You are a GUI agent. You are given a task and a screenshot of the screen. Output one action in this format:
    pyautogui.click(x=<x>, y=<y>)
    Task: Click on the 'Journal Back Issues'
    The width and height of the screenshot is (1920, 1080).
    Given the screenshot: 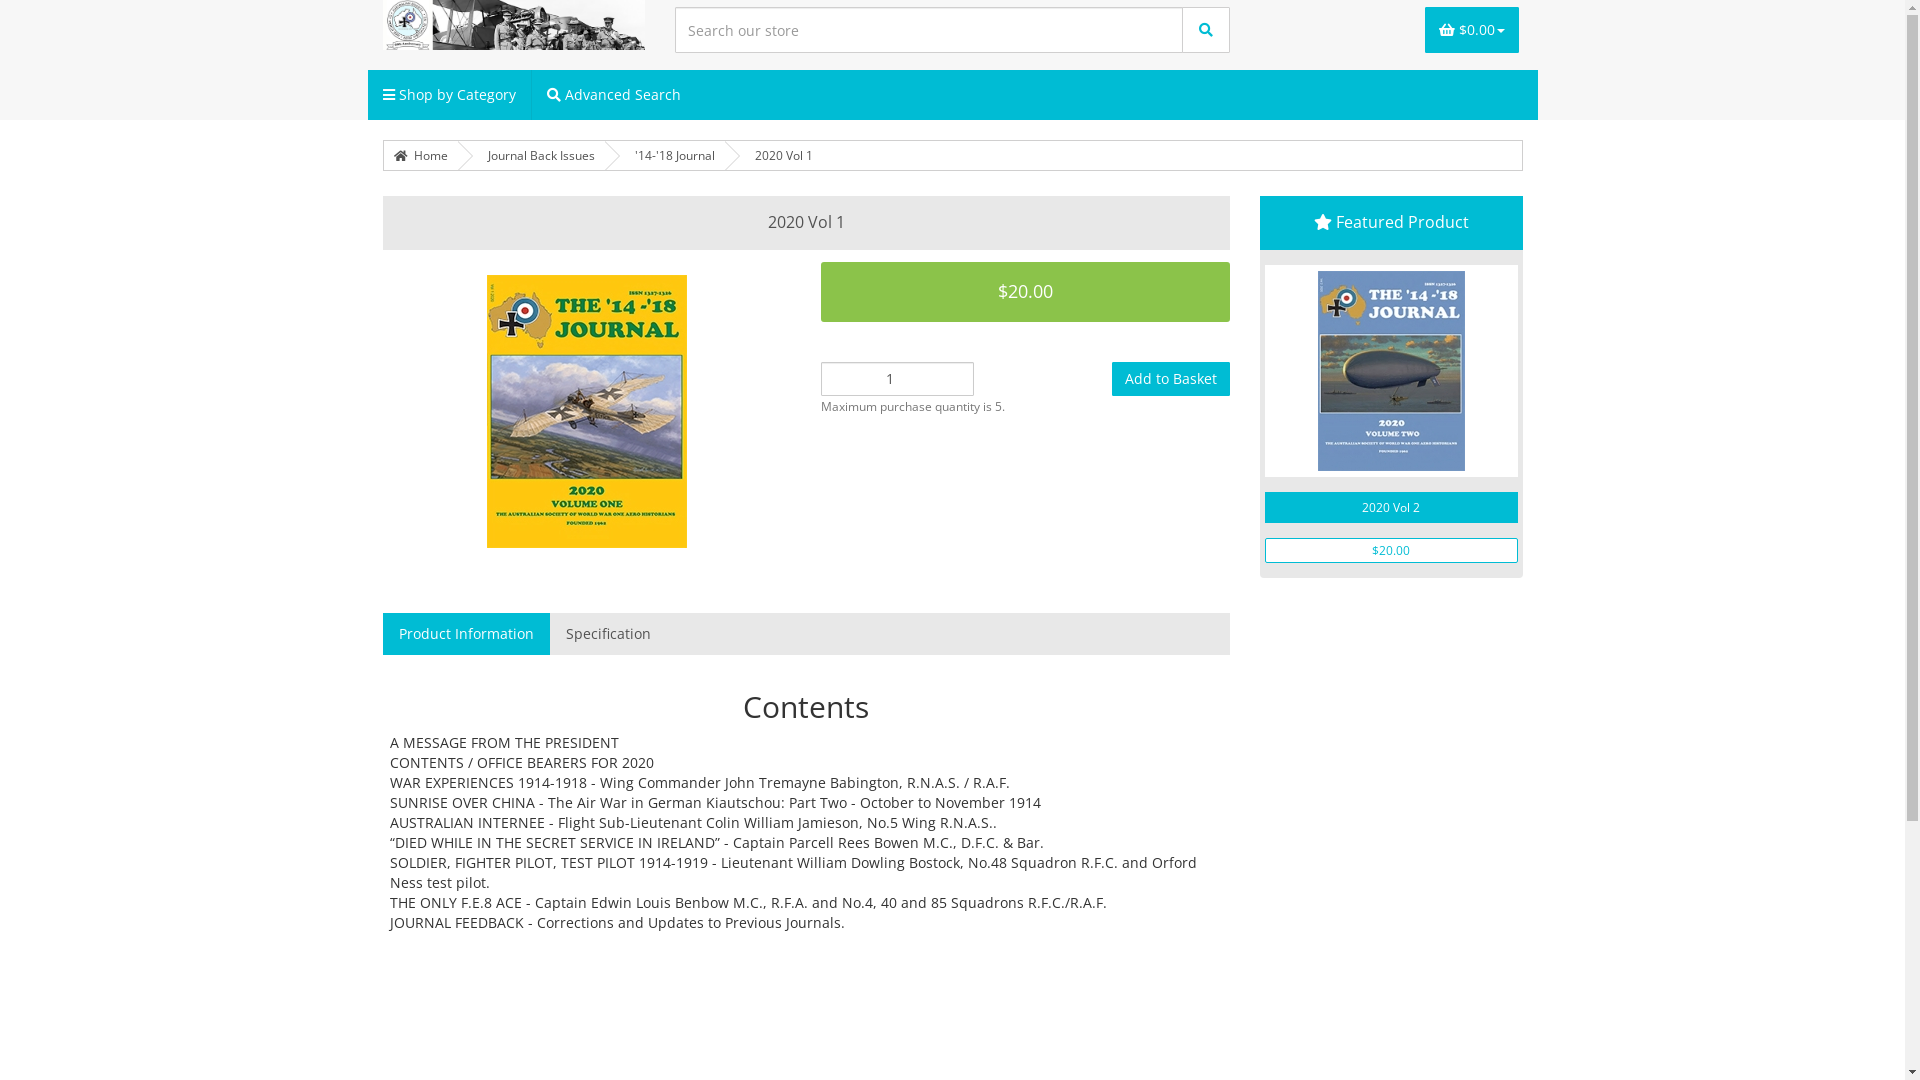 What is the action you would take?
    pyautogui.click(x=477, y=154)
    